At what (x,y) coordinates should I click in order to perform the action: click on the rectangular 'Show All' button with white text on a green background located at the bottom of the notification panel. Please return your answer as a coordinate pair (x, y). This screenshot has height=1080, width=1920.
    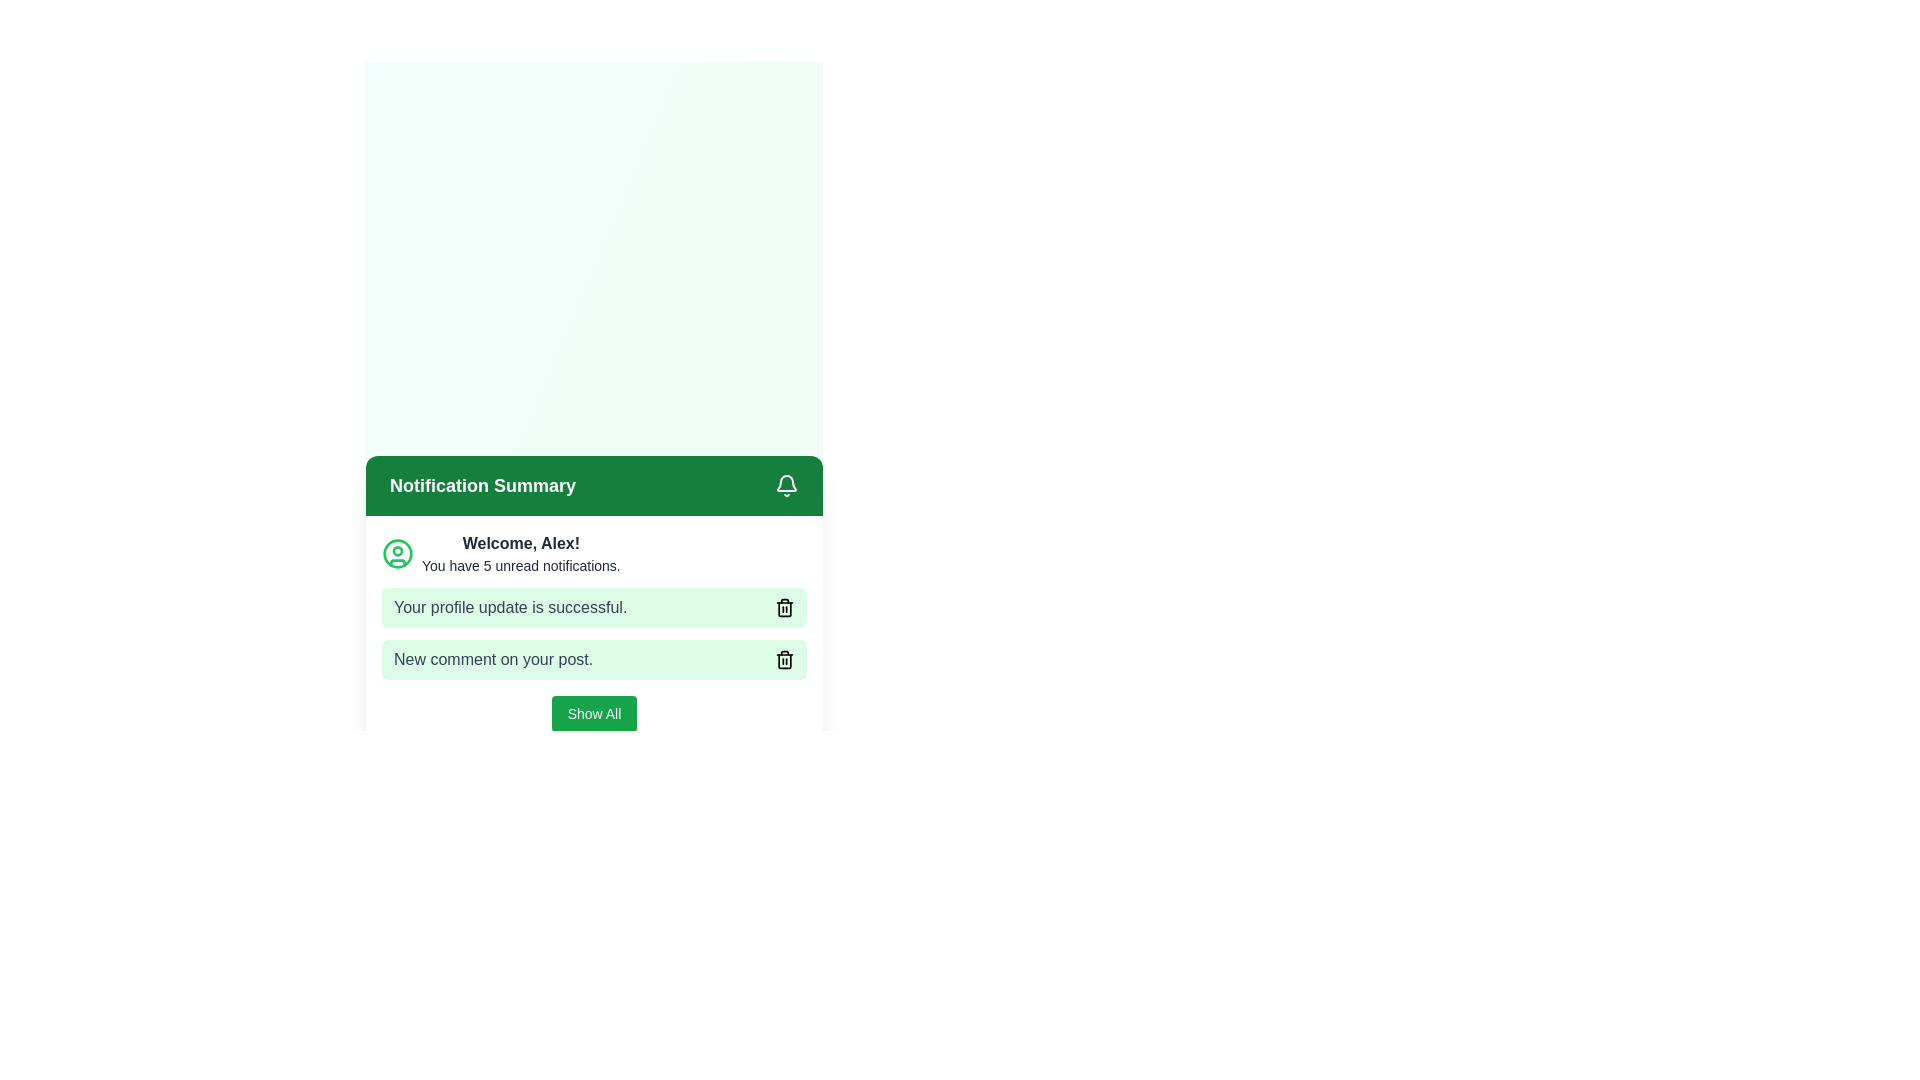
    Looking at the image, I should click on (593, 712).